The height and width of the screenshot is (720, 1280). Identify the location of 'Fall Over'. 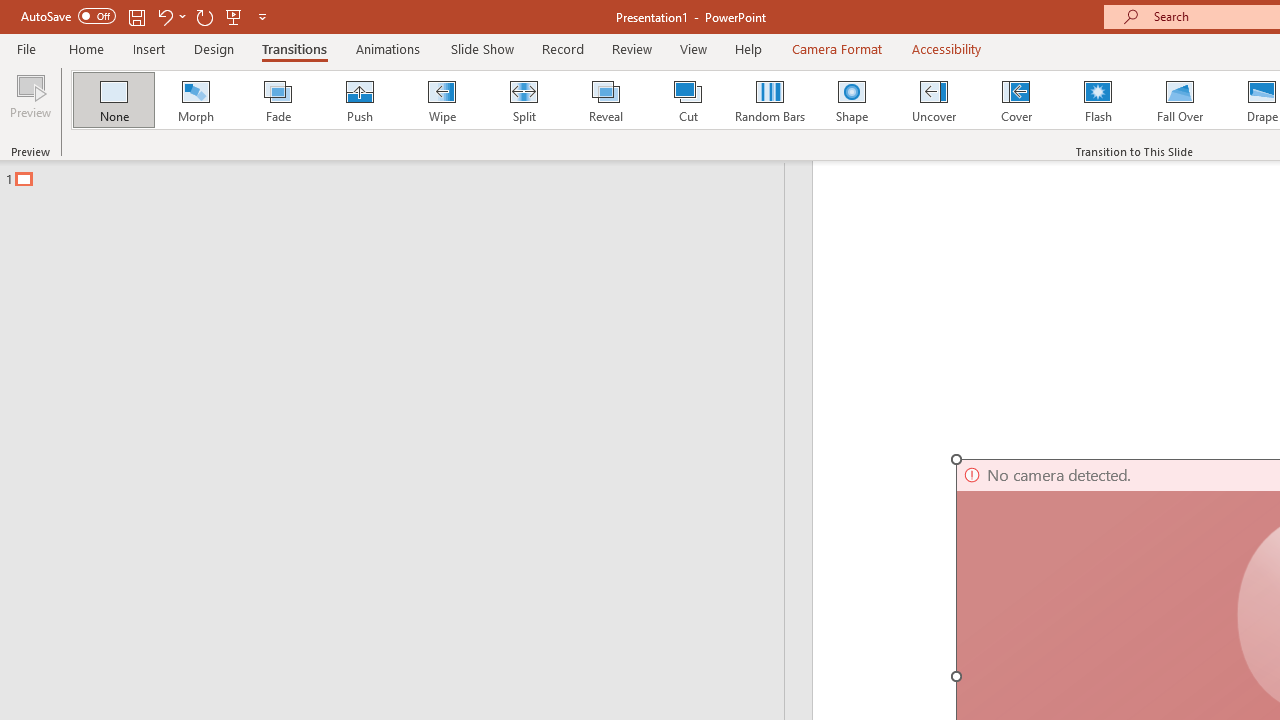
(1180, 100).